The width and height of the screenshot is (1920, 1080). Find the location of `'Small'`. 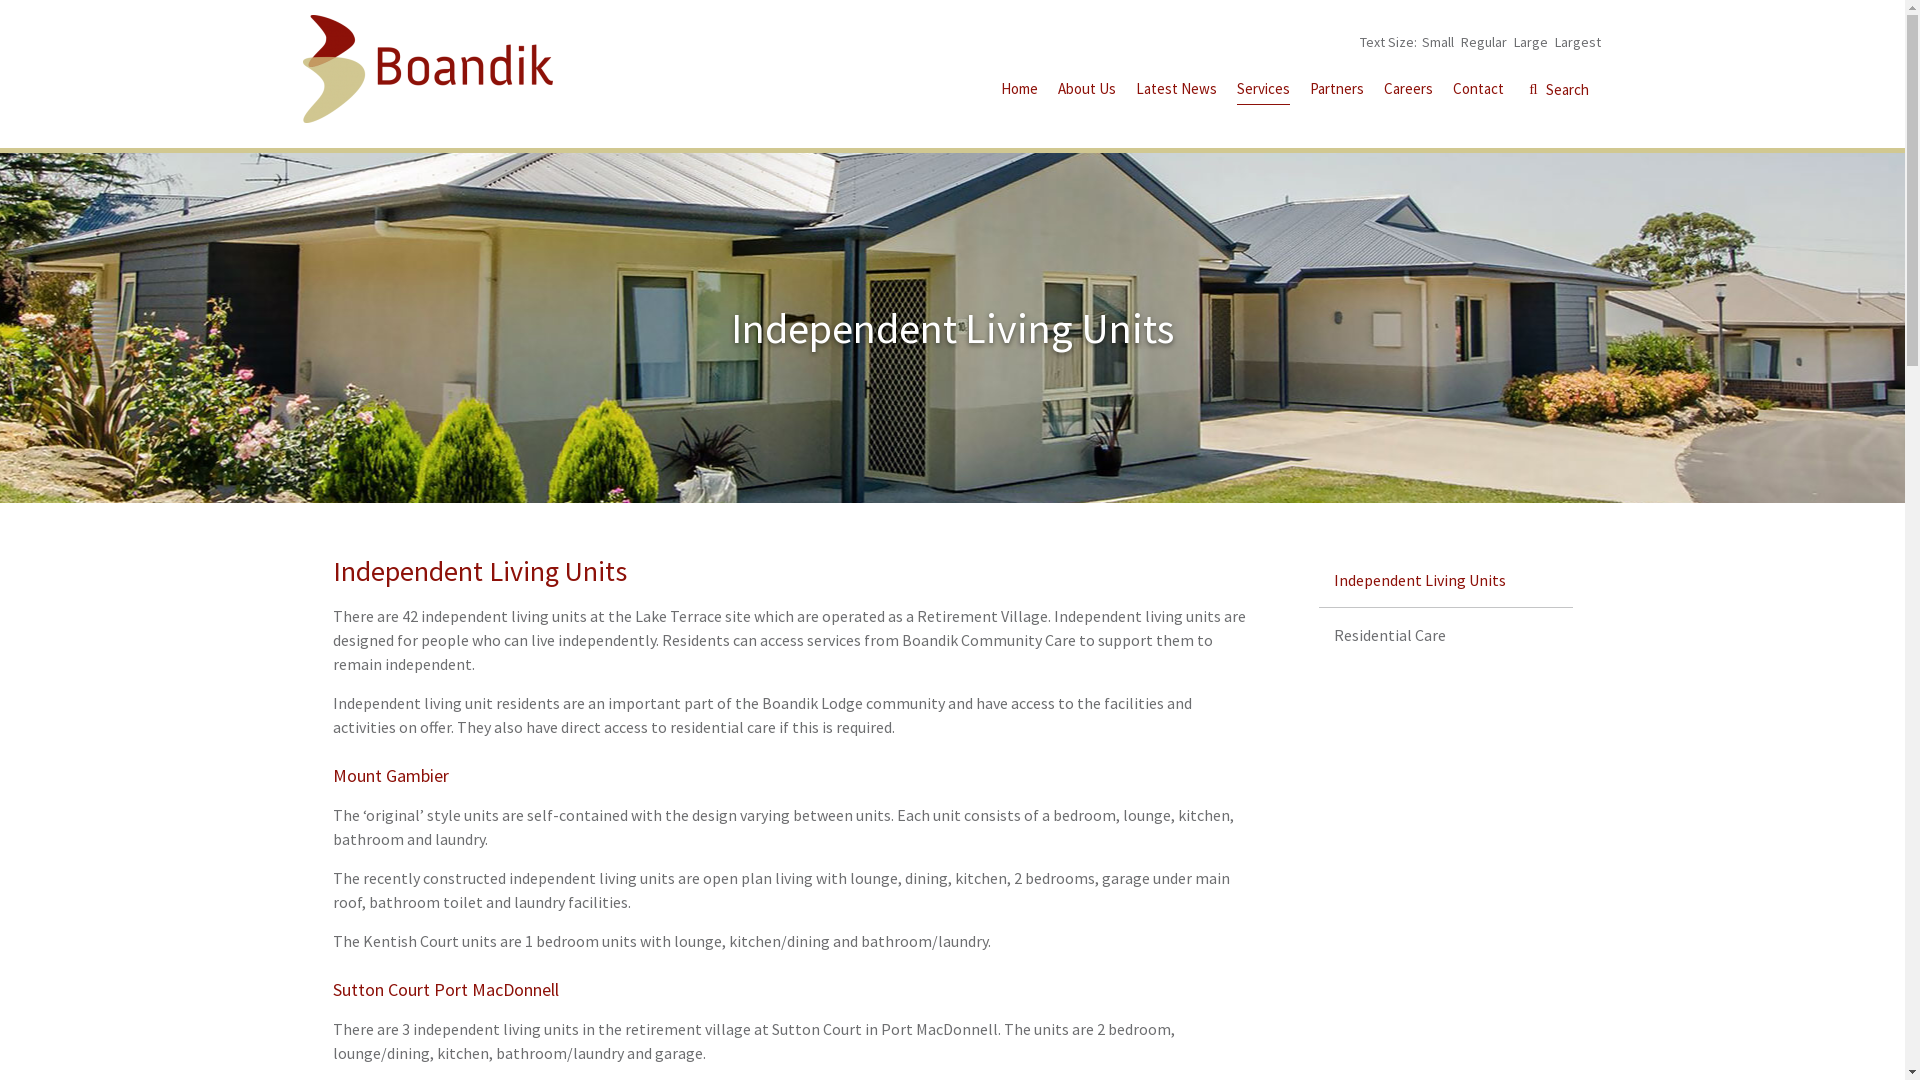

'Small' is located at coordinates (1437, 42).